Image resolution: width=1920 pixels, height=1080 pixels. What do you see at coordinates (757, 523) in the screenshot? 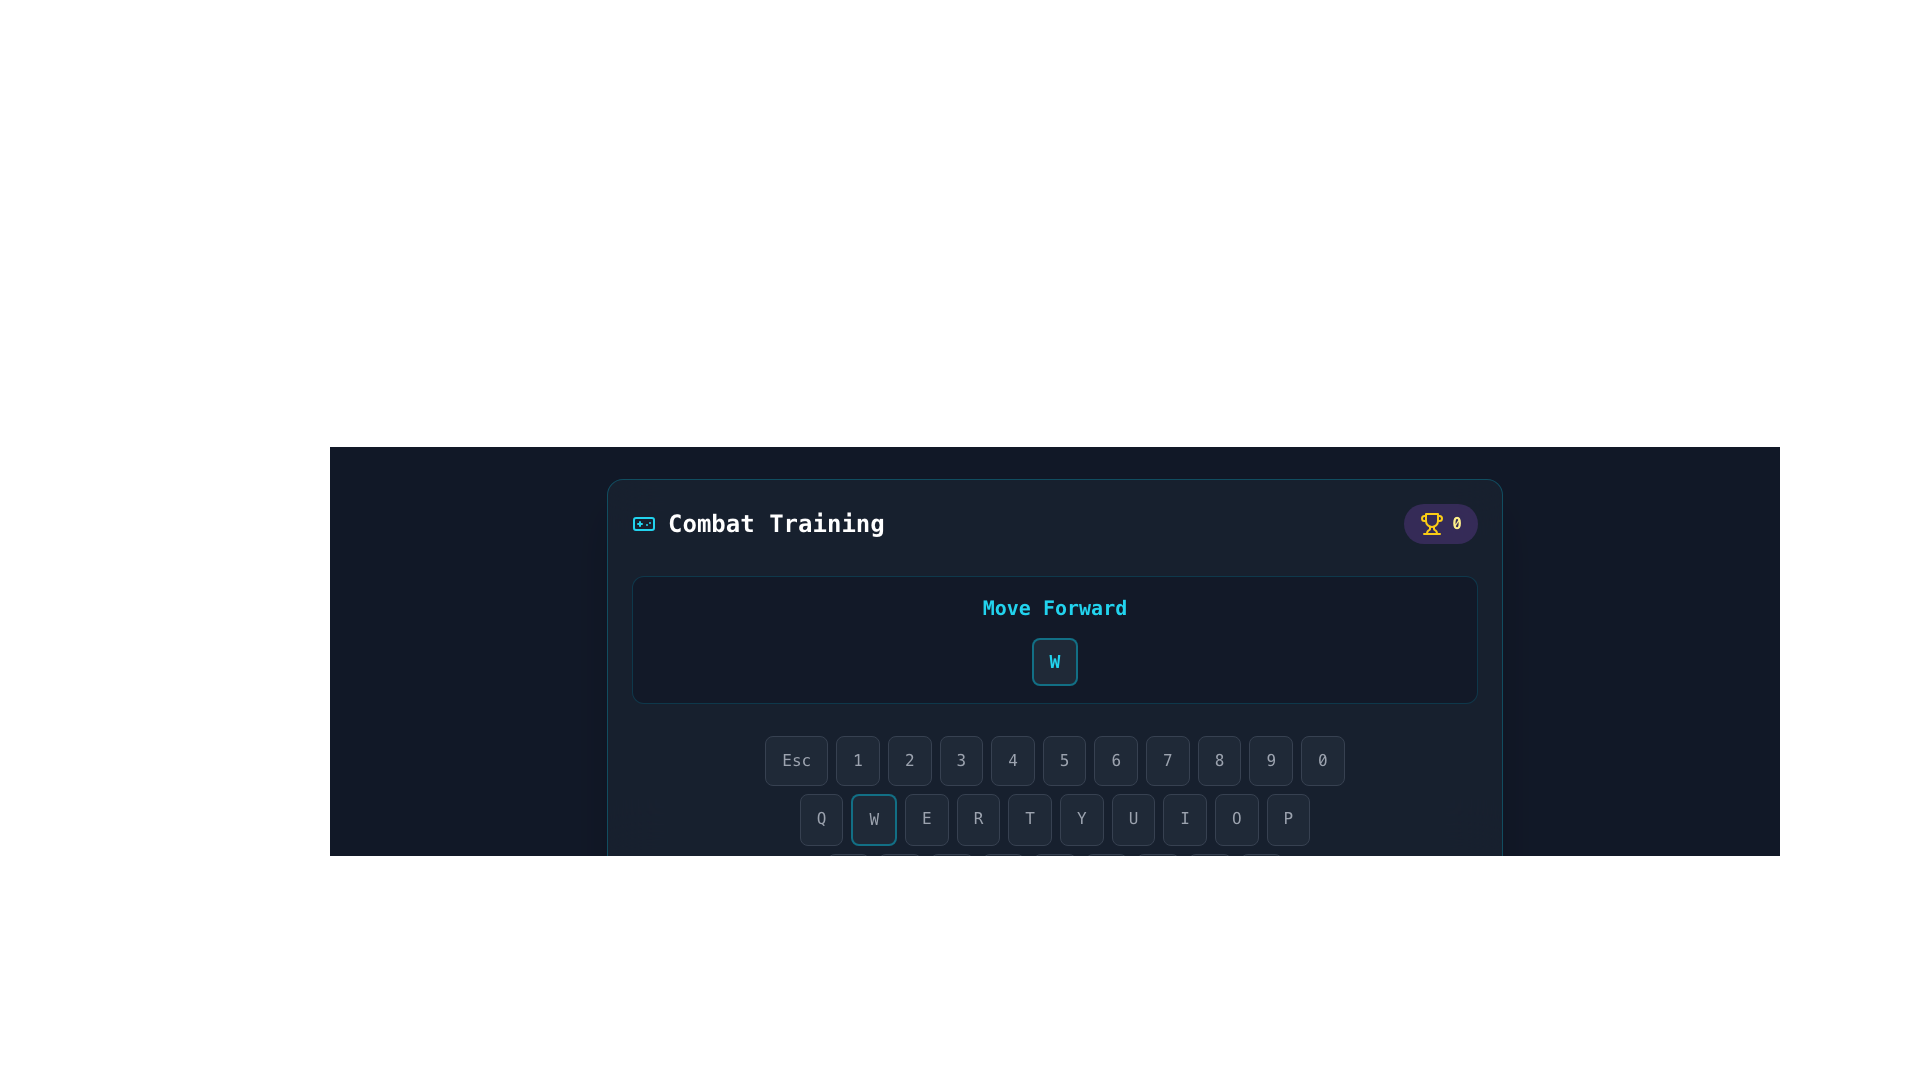
I see `'Combat Training' text label that is displayed in bold white font with a game controller icon on the left, positioned at the top left of the interface` at bounding box center [757, 523].